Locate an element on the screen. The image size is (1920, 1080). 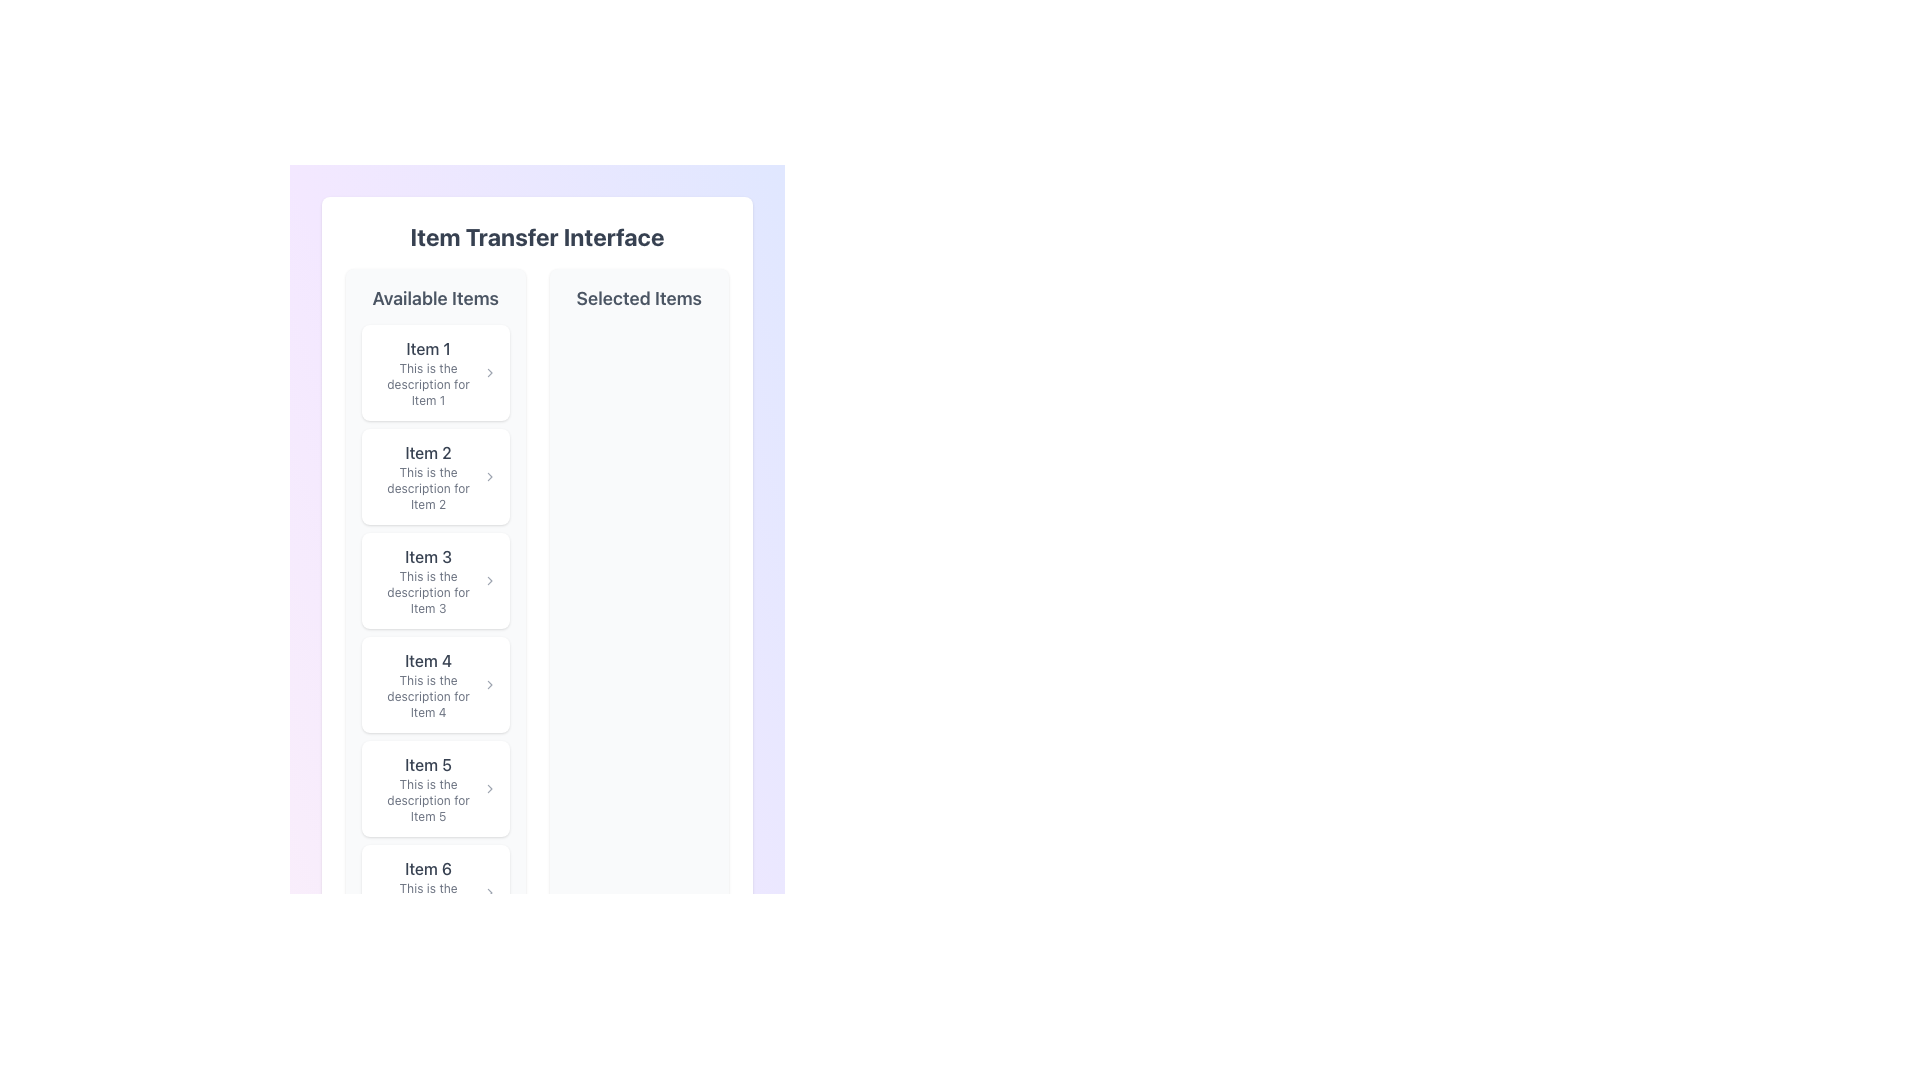
the fifth selectable item in the 'Available Items' list, which displays a title and a brief description is located at coordinates (427, 788).